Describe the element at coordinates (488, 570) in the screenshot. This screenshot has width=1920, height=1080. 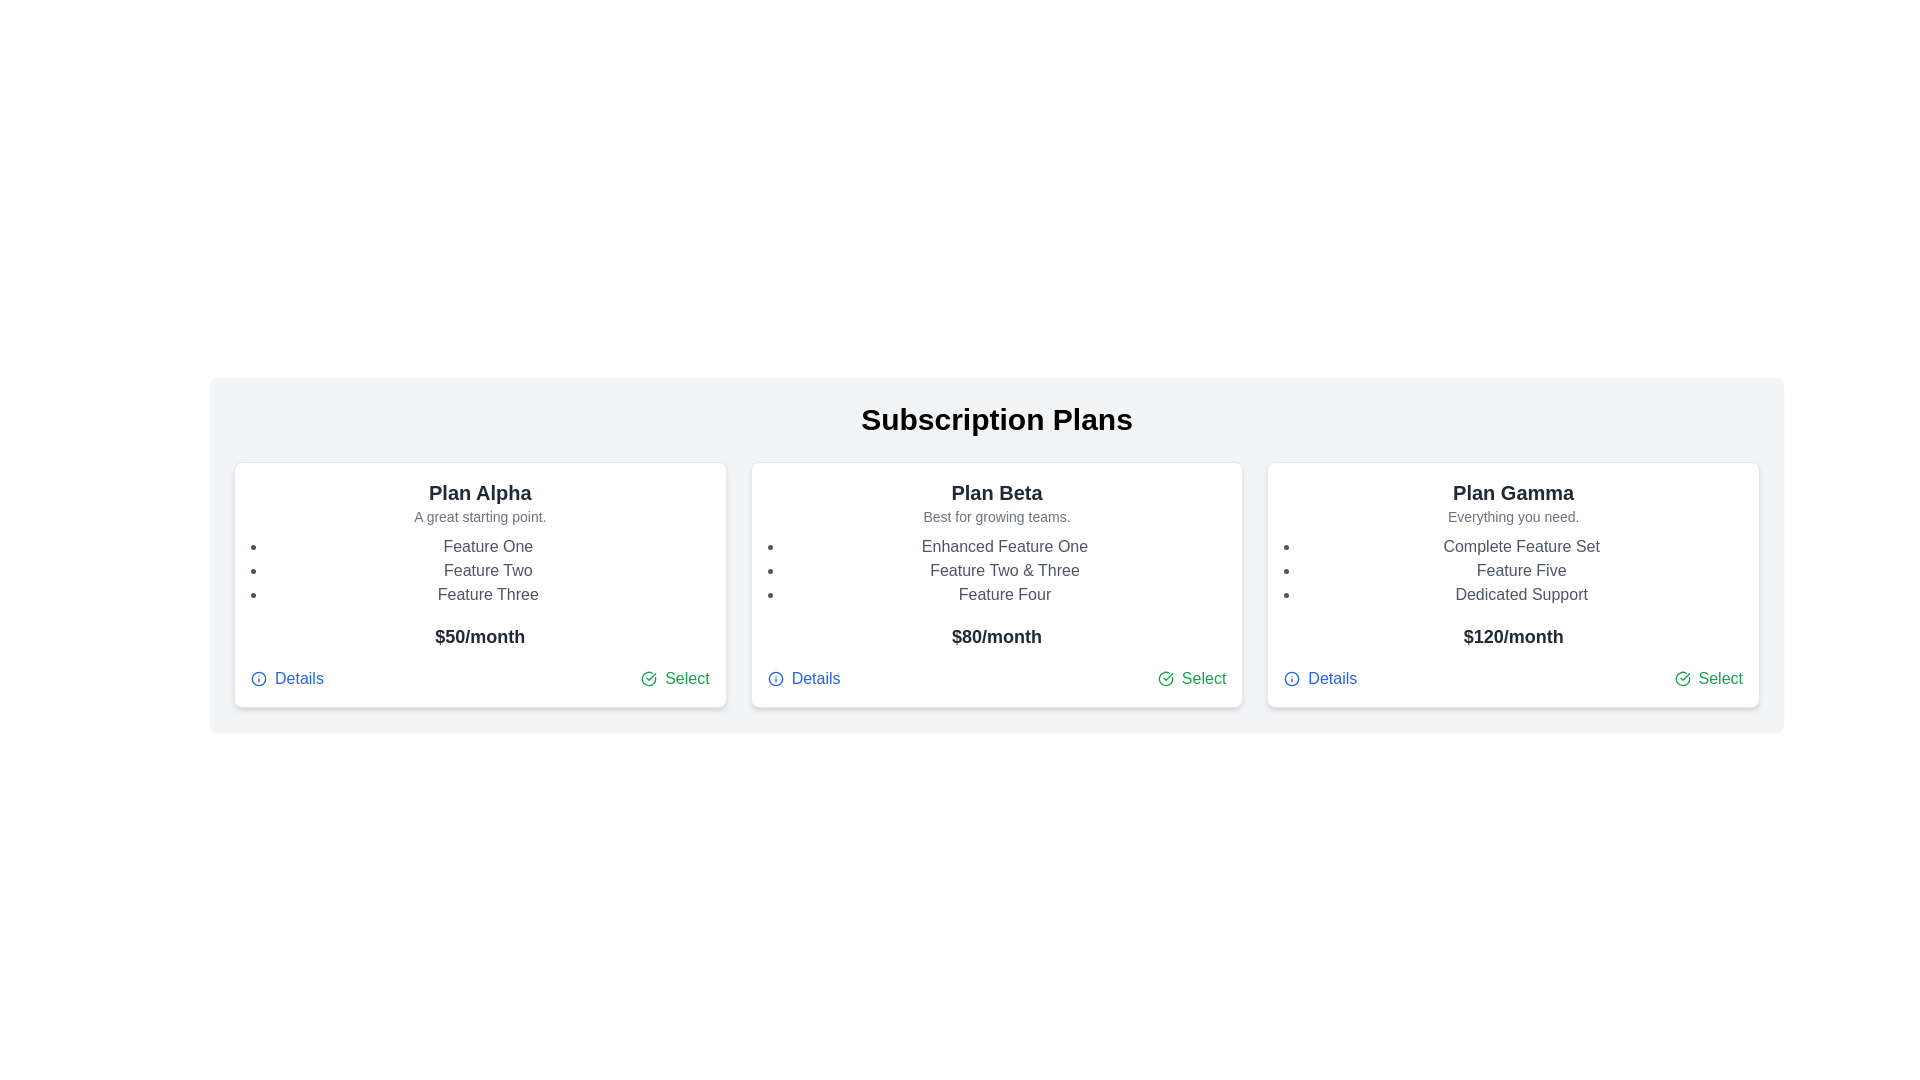
I see `features listed in the unordered list under the 'Plan Alpha' card, which includes 'Feature One,' 'Feature Two,' and 'Feature Three.'` at that location.